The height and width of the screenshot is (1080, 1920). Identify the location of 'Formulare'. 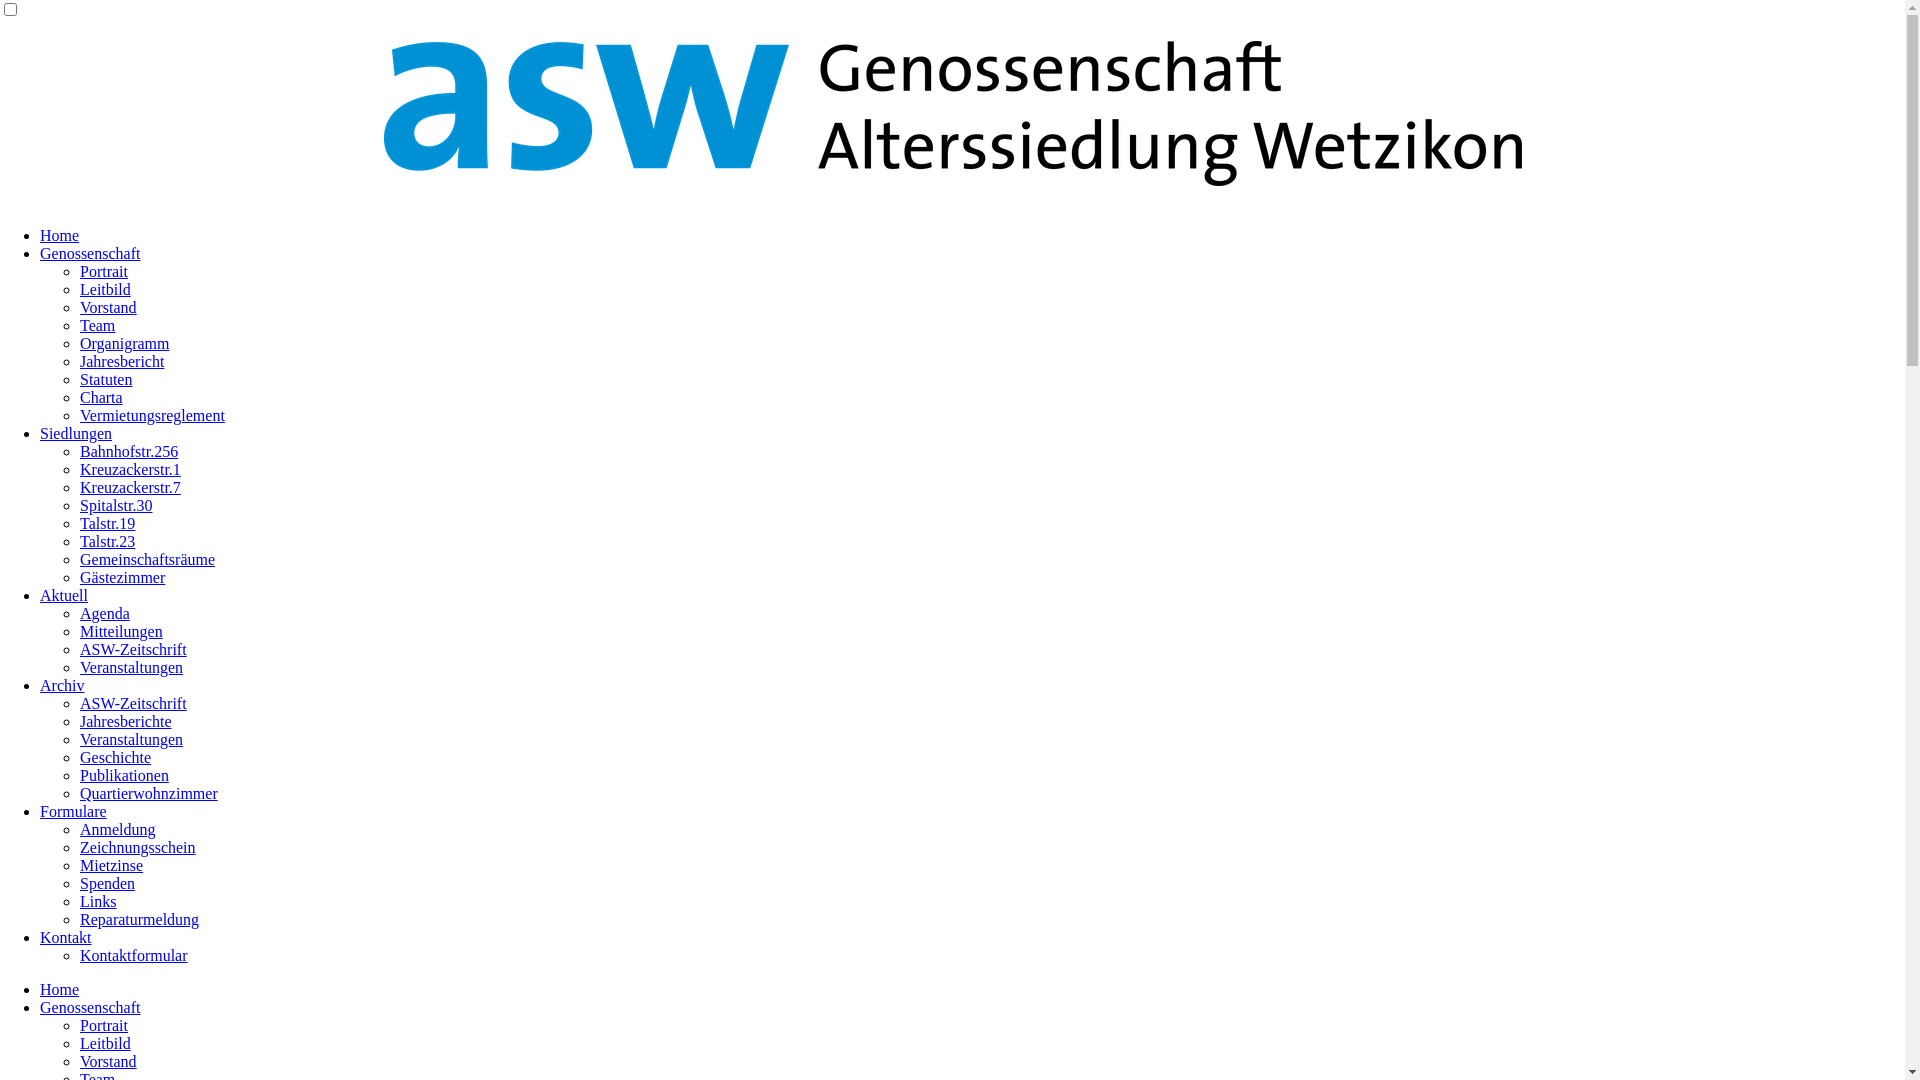
(73, 811).